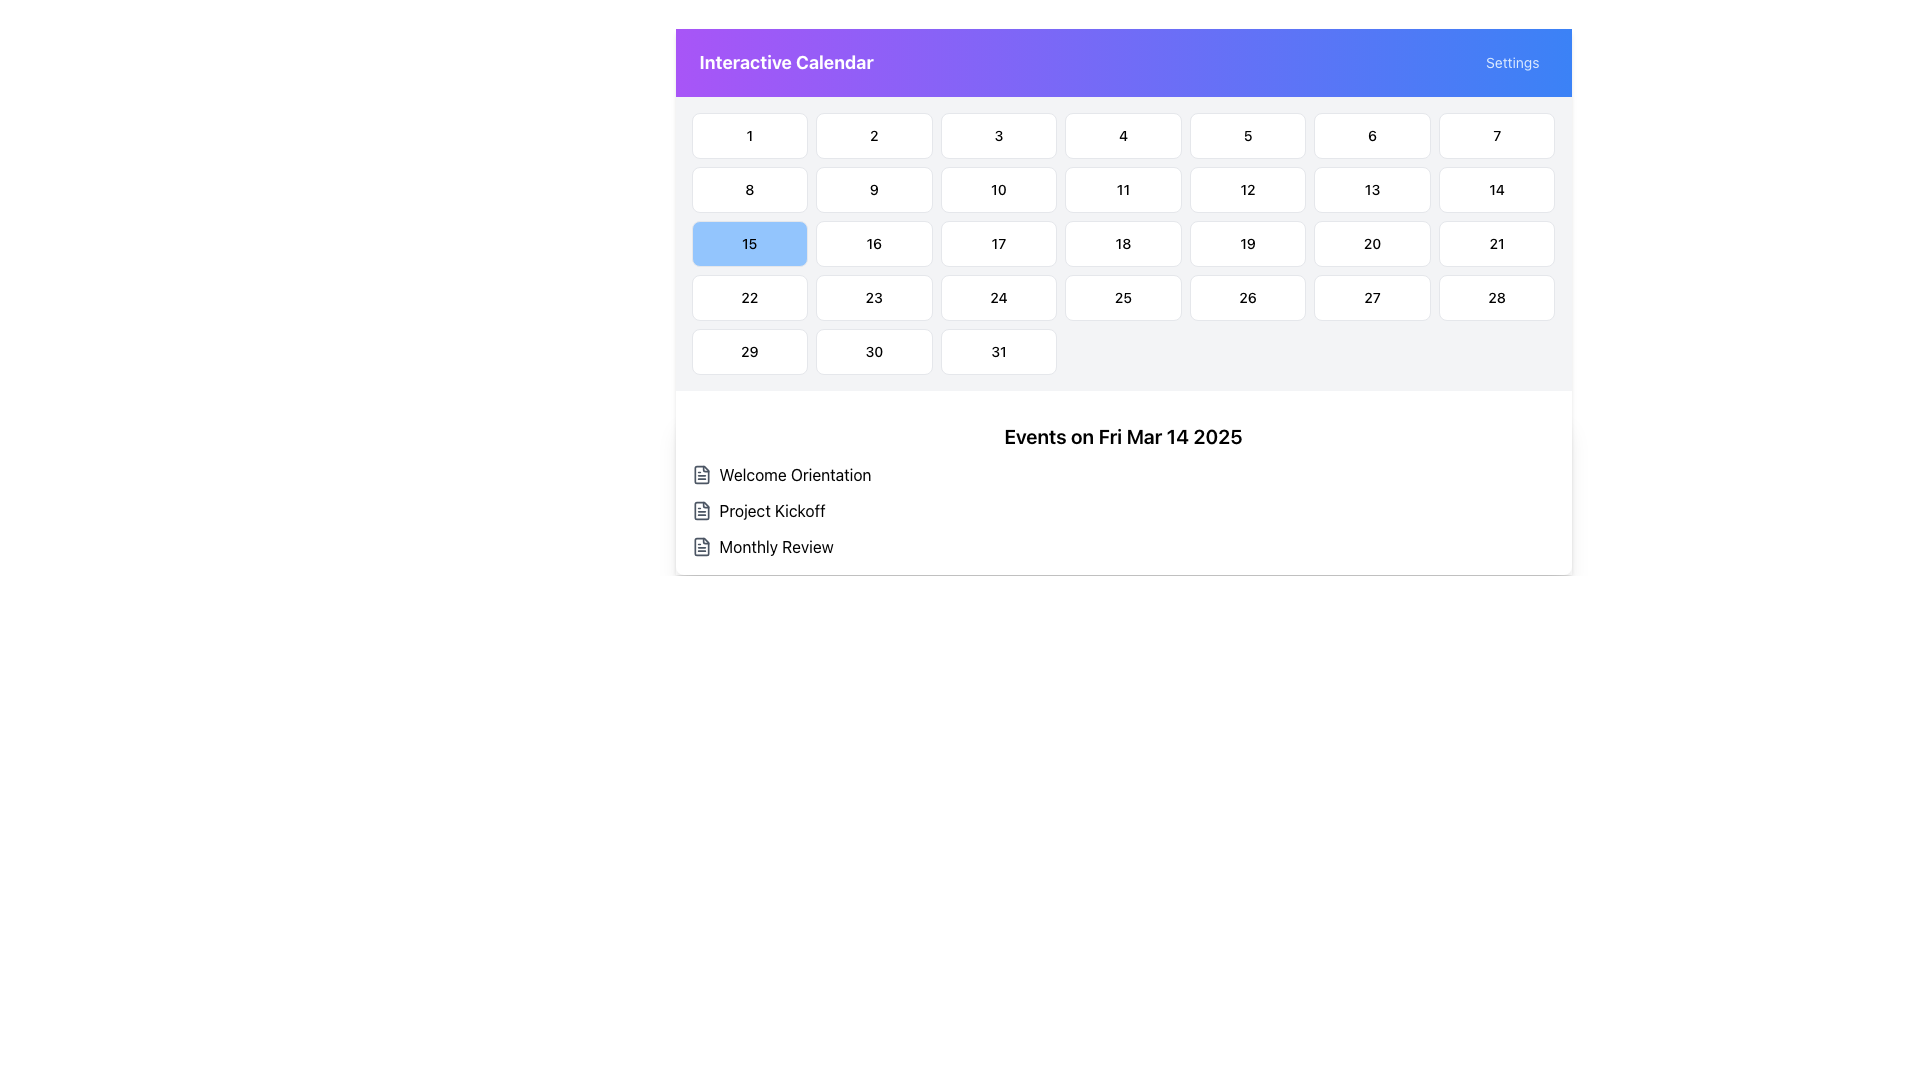  What do you see at coordinates (701, 509) in the screenshot?
I see `the icon associated with the text label 'Project Kickoff', which is the second item in the list under 'Events on Fri Mar 14 2025'` at bounding box center [701, 509].